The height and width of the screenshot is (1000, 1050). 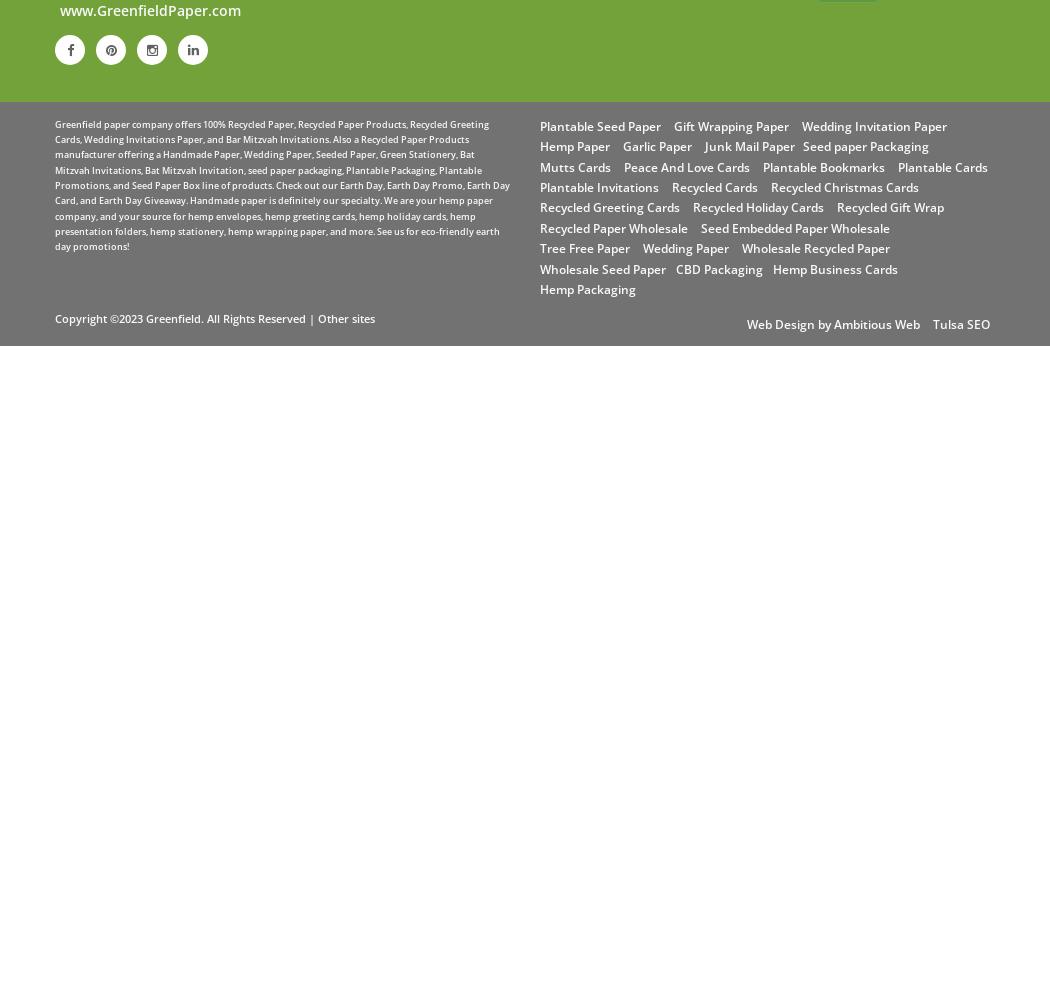 I want to click on 'Tulsa SEO', so click(x=960, y=323).